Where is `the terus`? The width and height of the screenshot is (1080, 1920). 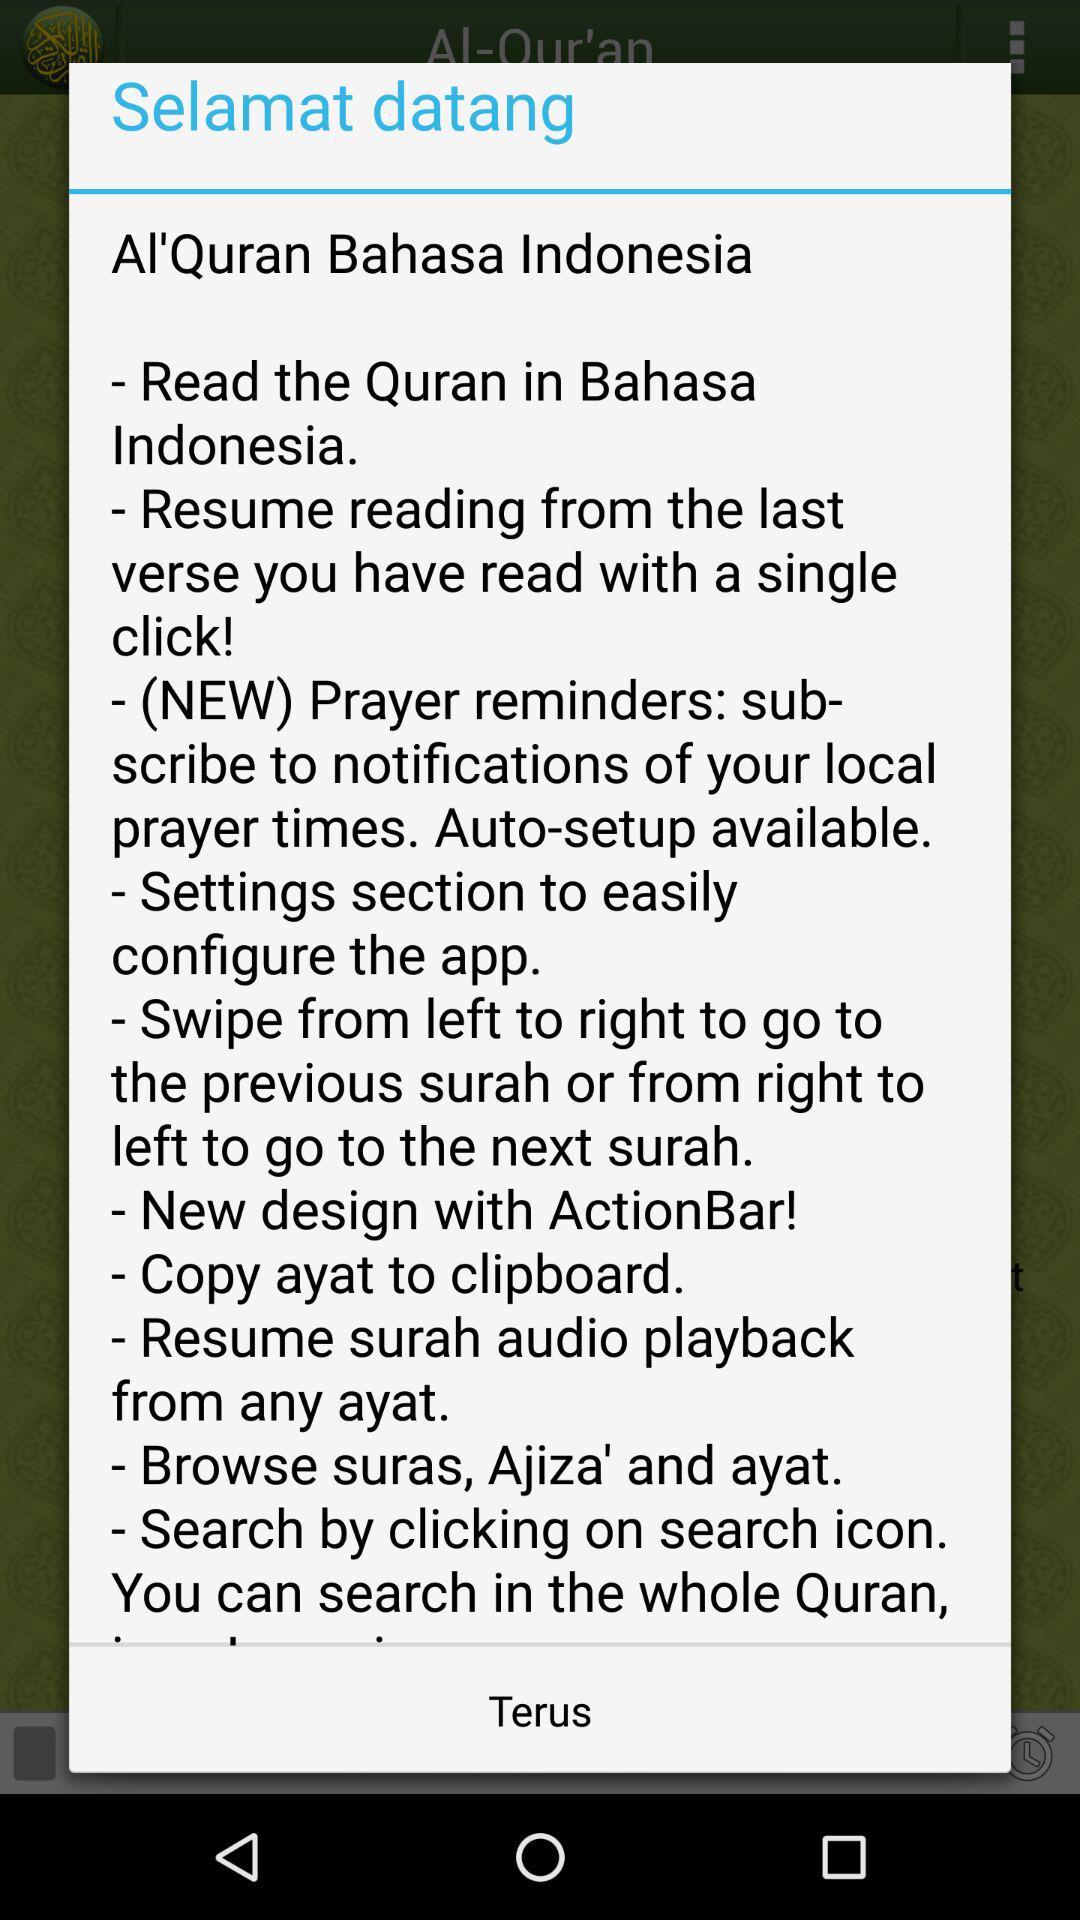
the terus is located at coordinates (540, 1708).